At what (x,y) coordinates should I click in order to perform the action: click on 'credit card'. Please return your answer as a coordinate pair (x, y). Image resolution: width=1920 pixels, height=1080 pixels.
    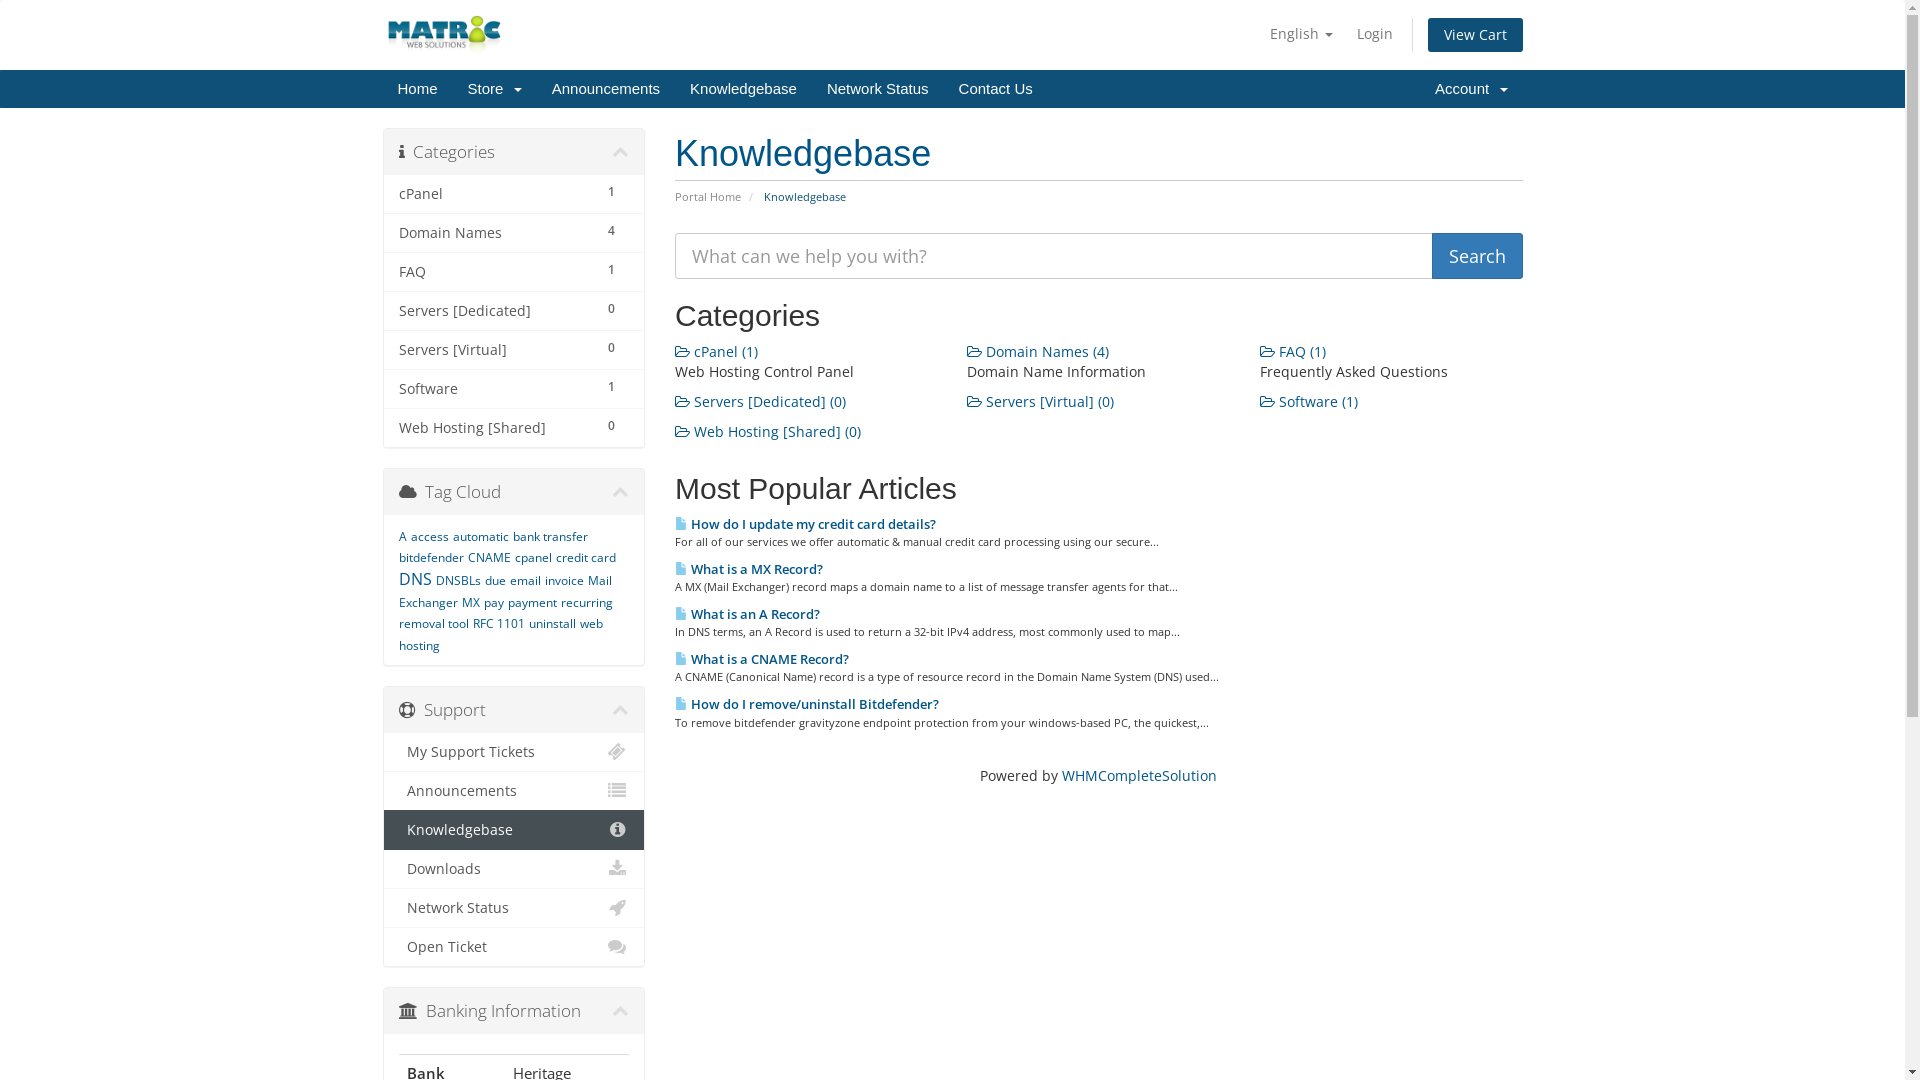
    Looking at the image, I should click on (584, 557).